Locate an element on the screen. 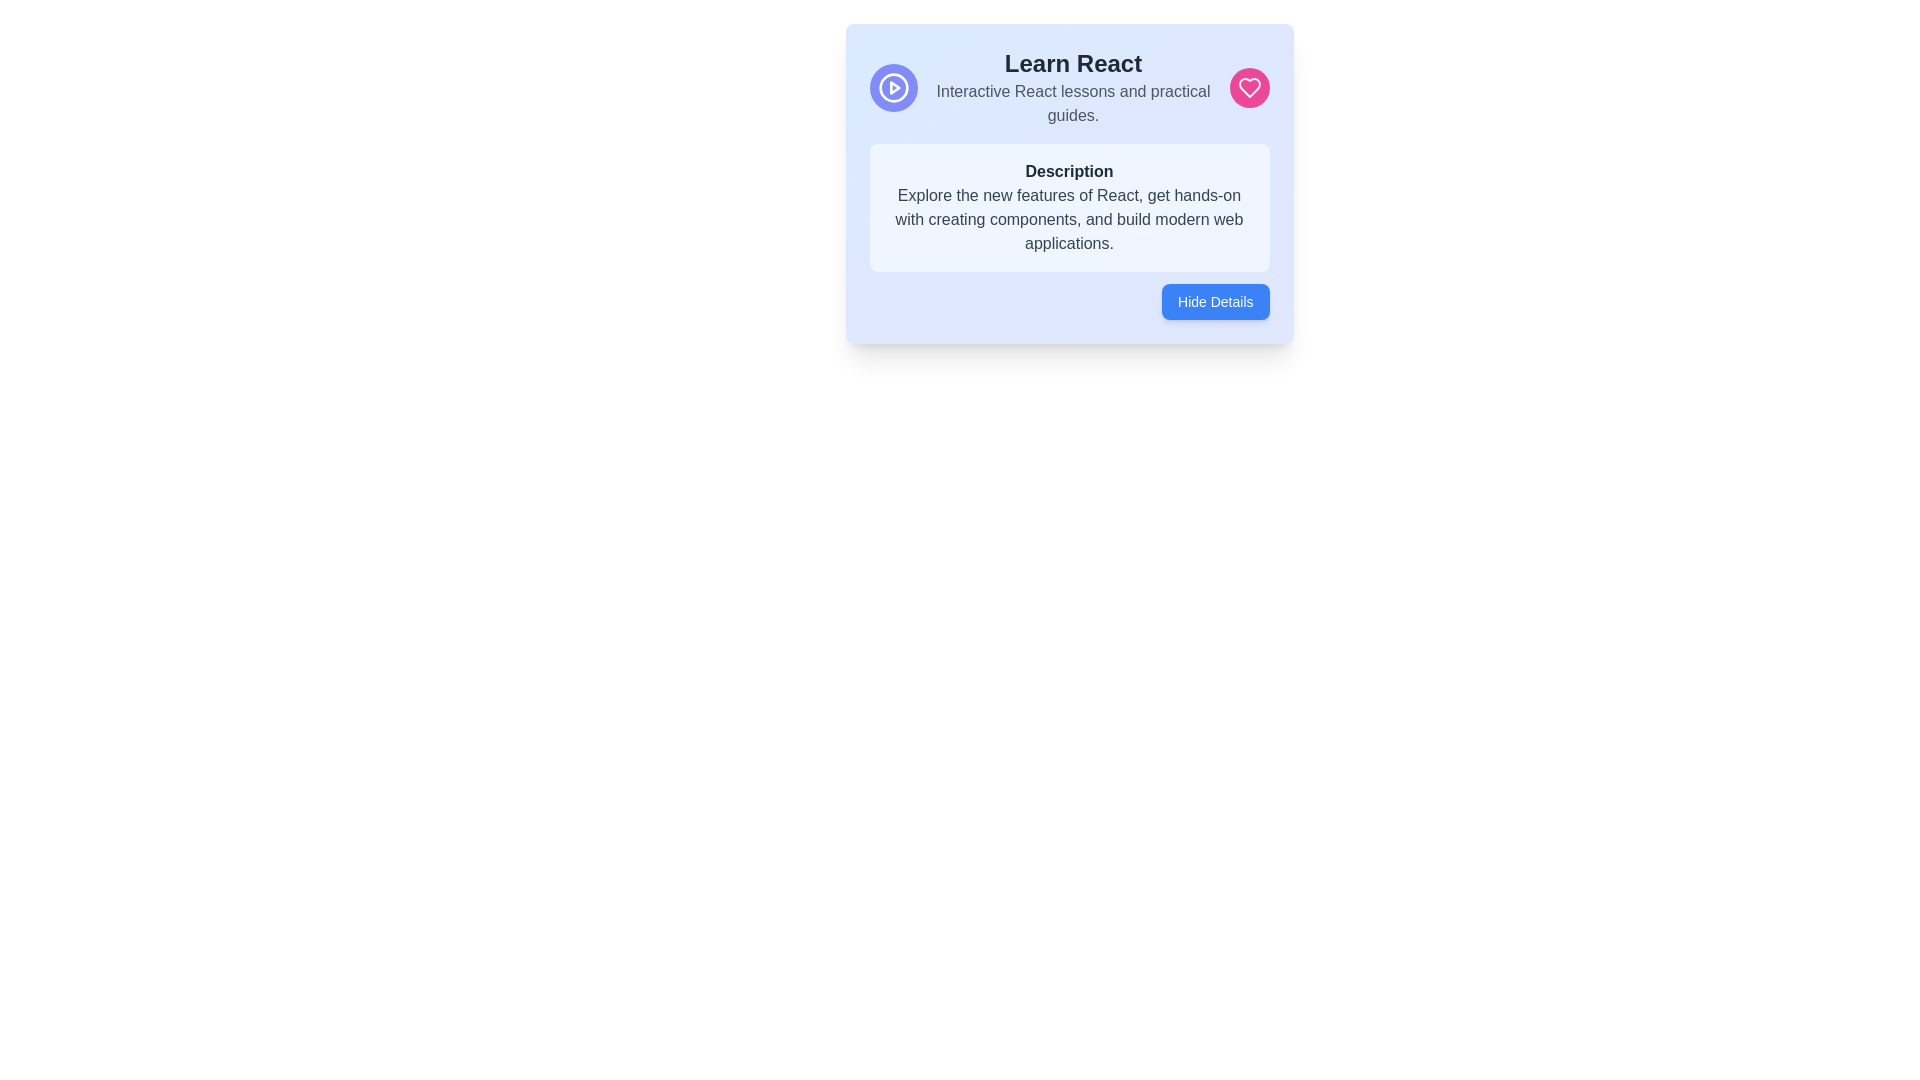  the circular icon with a triangular play symbol inside, which is located in the top-left section of the card-like component is located at coordinates (892, 87).